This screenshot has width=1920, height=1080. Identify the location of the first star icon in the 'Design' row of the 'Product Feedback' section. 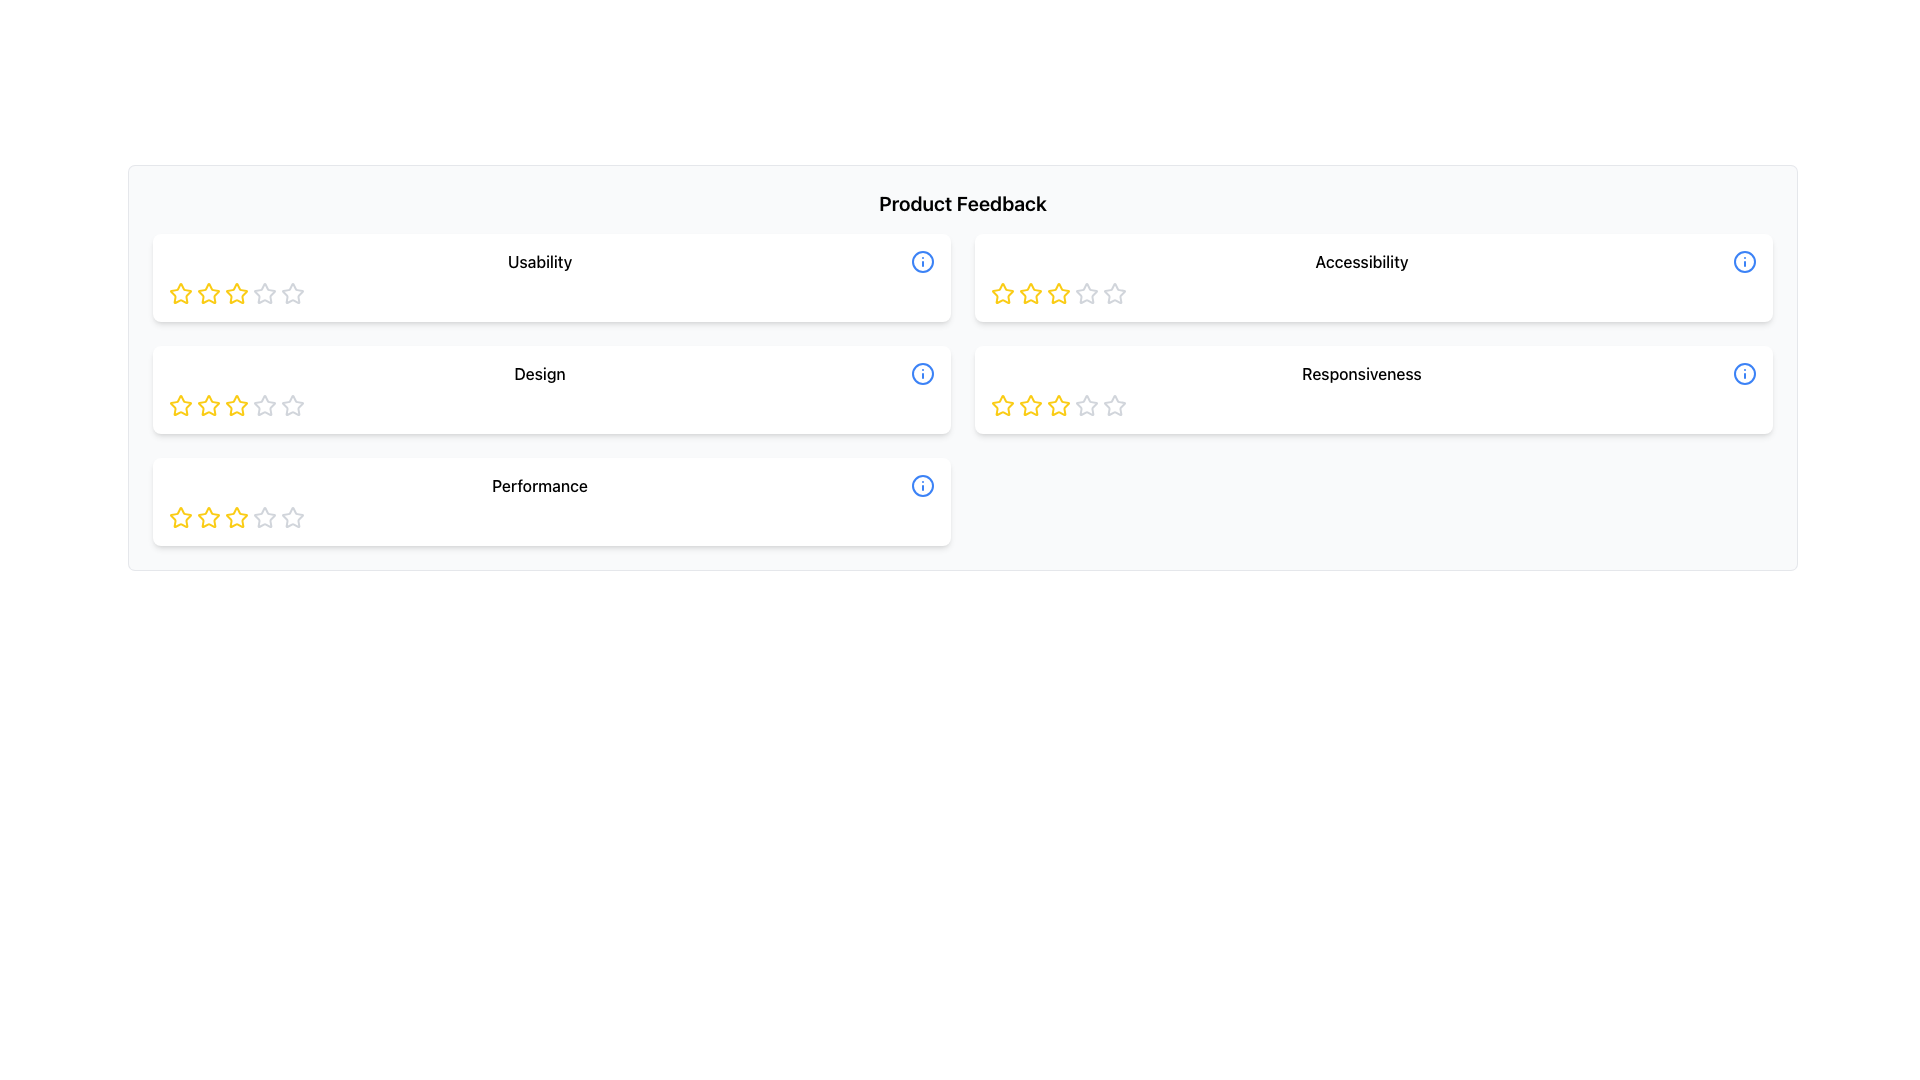
(209, 405).